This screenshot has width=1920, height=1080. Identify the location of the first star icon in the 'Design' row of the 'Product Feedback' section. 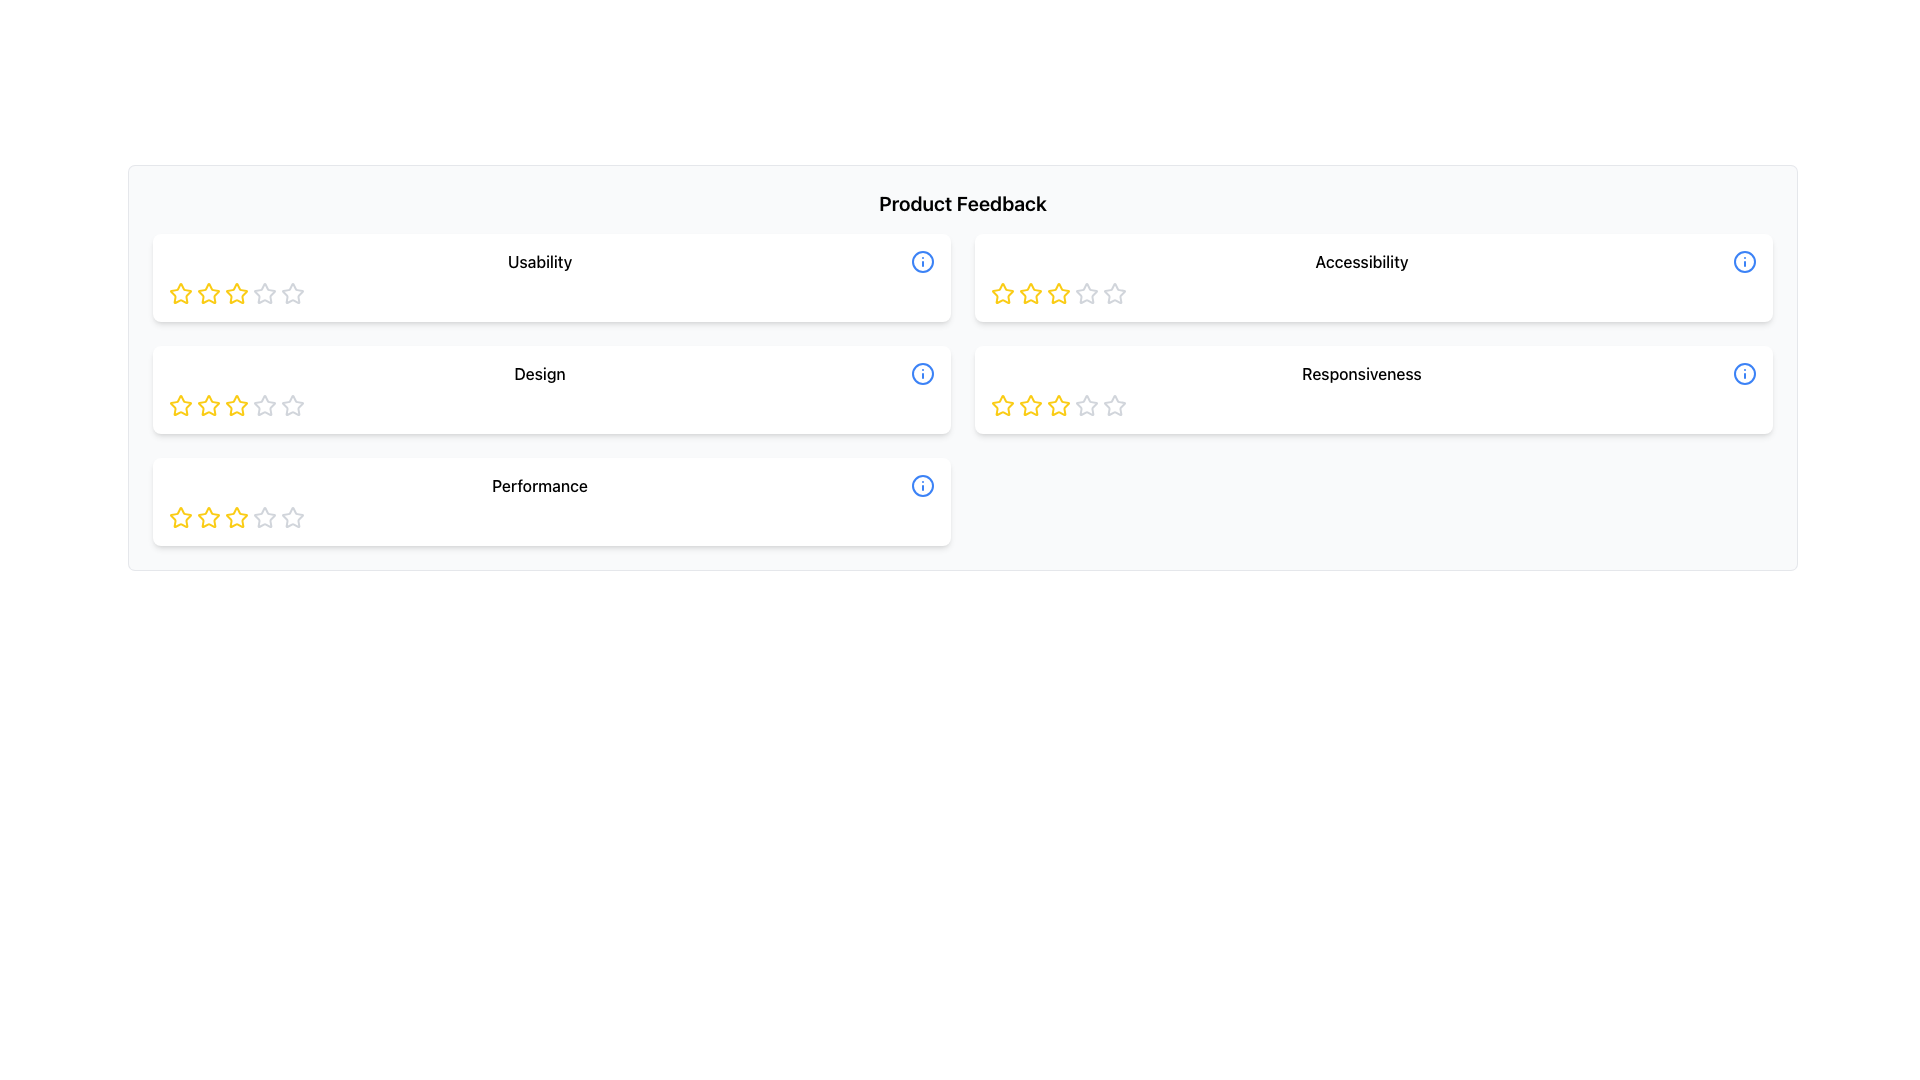
(209, 405).